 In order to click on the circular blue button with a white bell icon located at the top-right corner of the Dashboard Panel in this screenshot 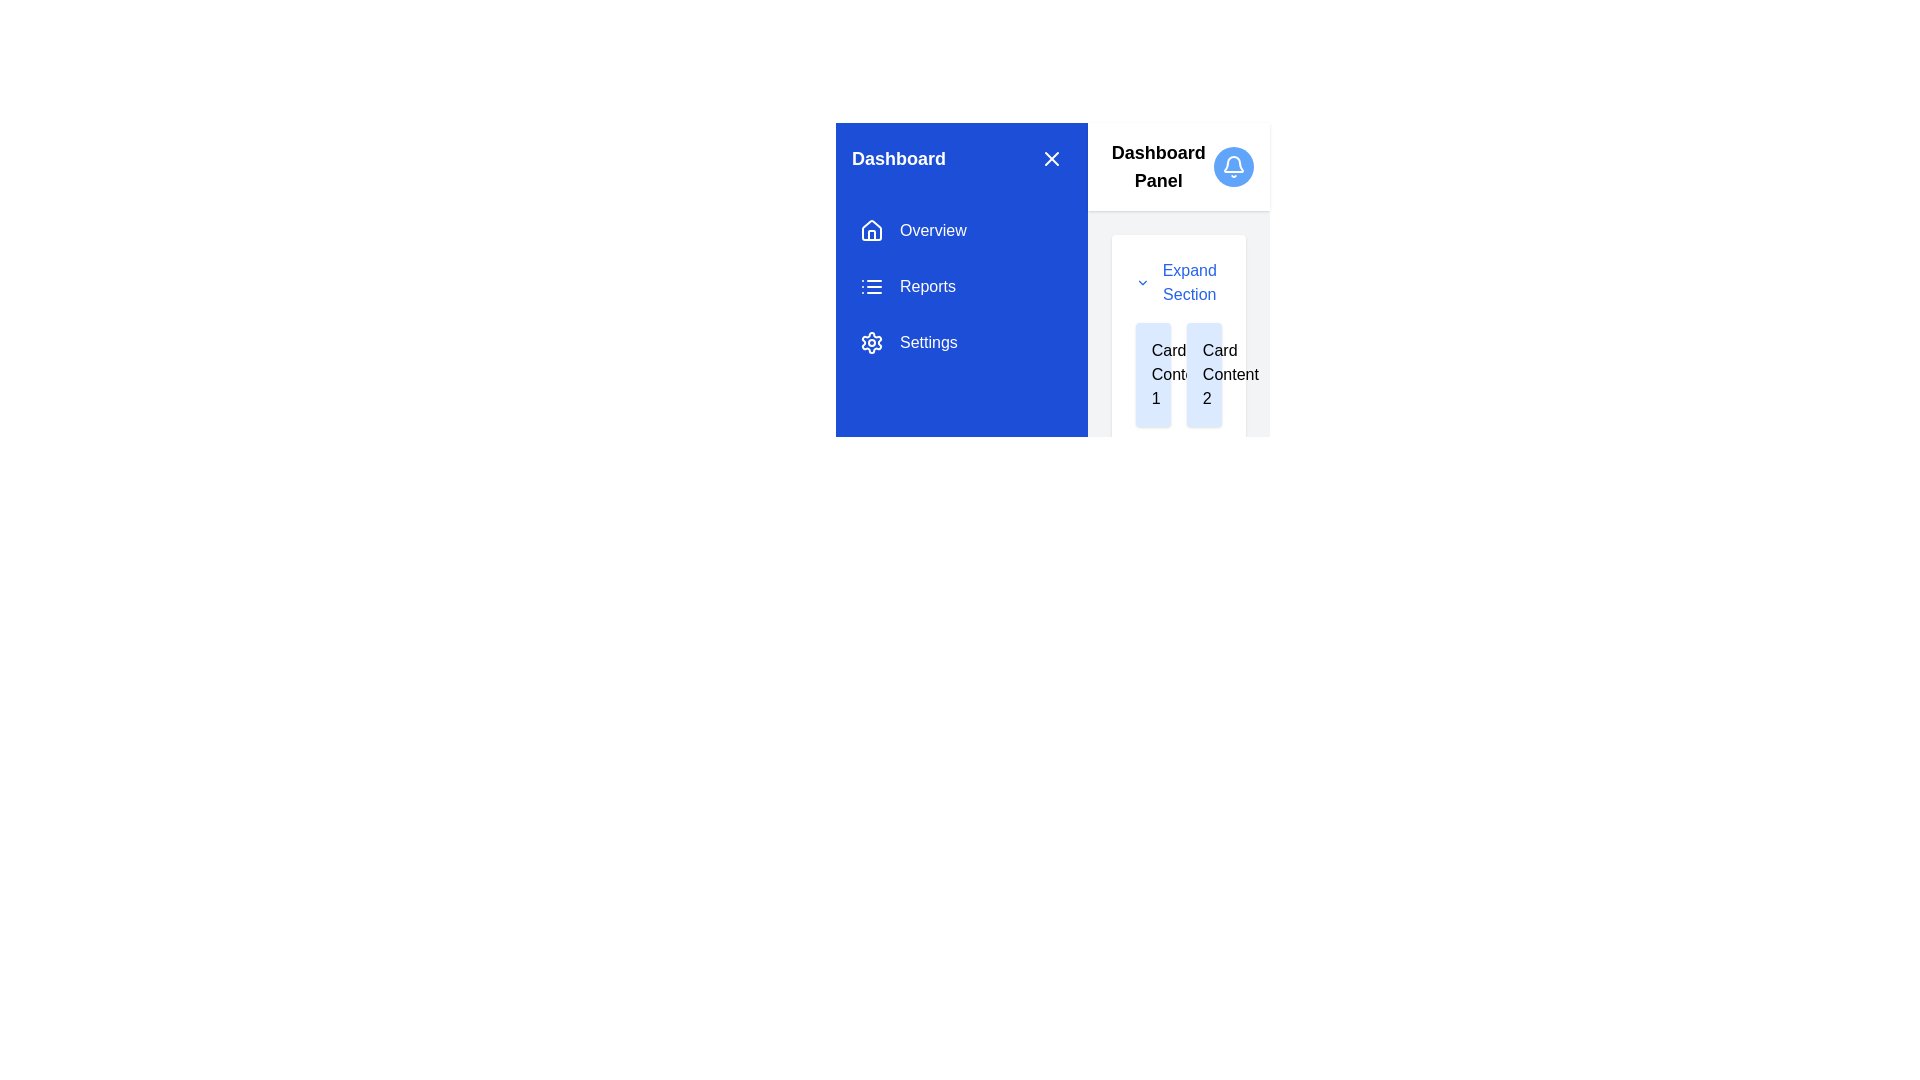, I will do `click(1232, 165)`.